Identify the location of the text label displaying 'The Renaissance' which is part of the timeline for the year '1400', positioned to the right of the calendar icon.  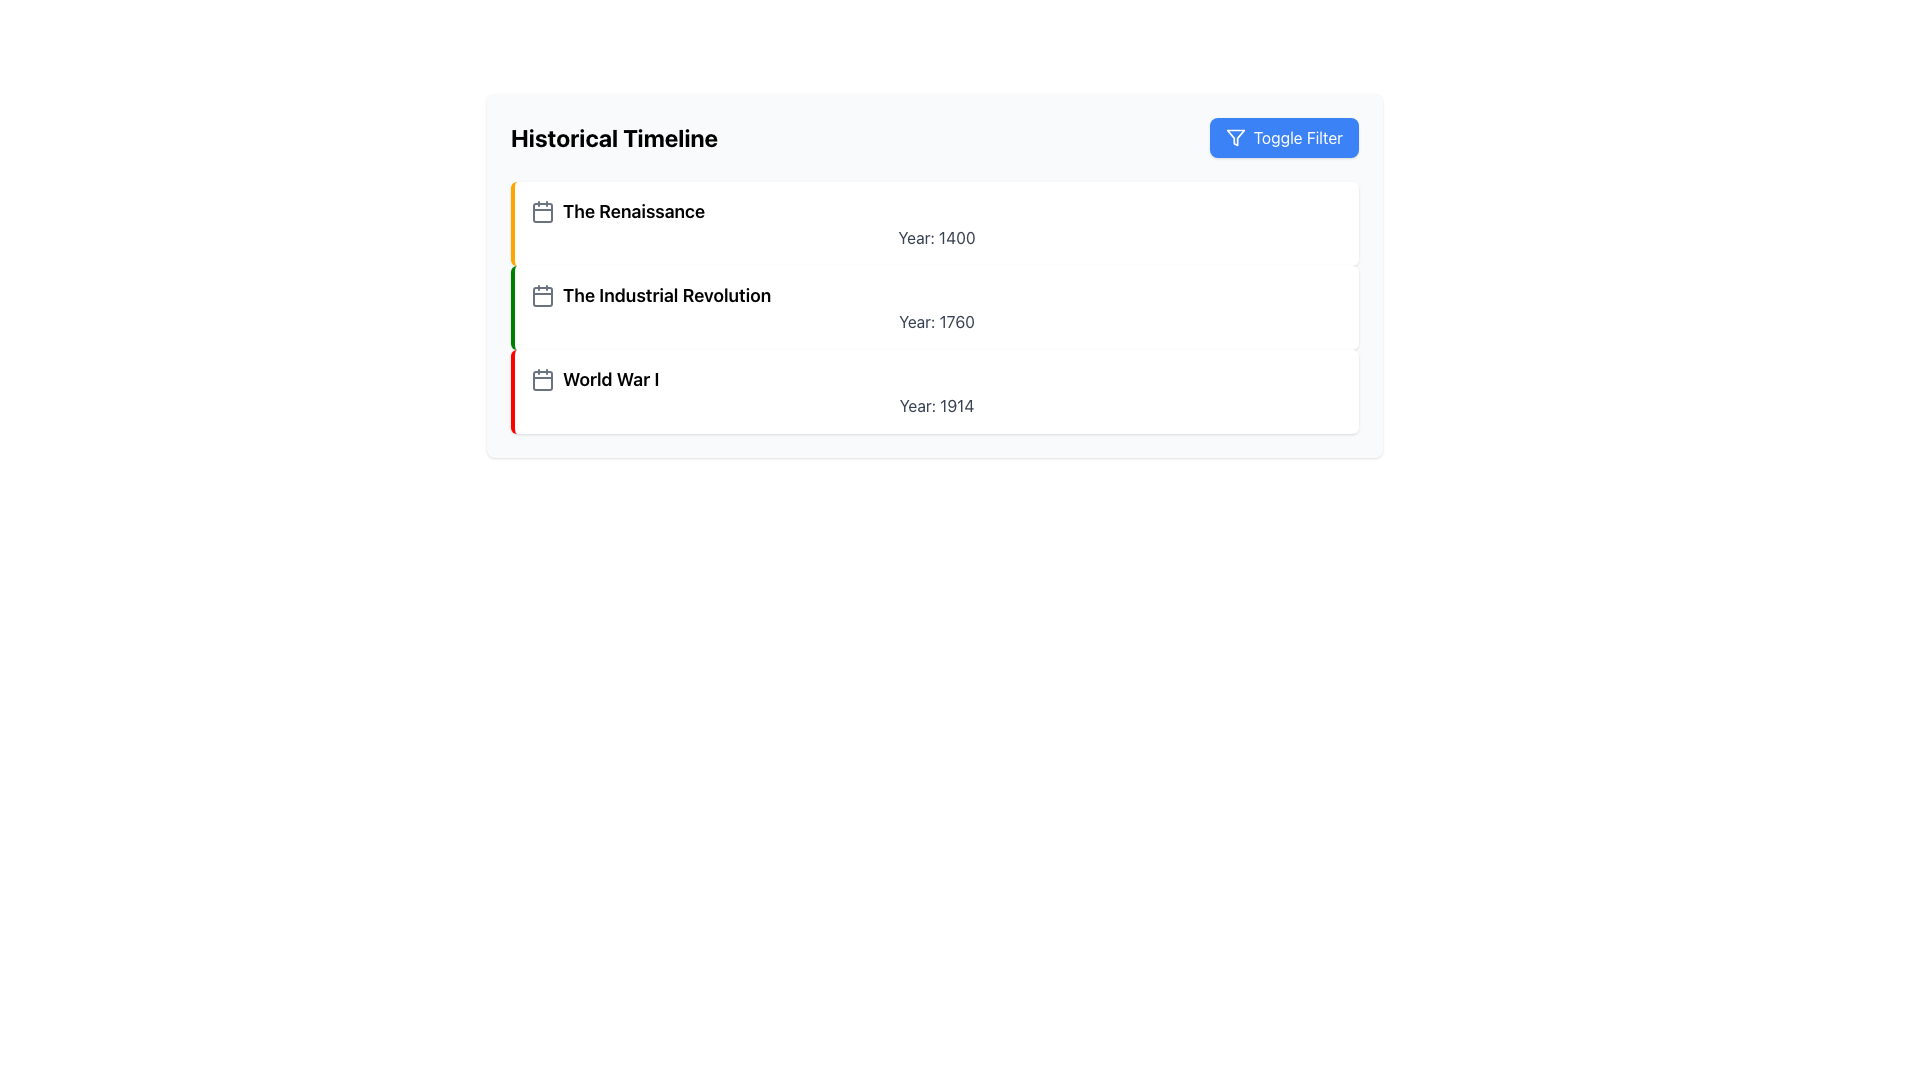
(633, 212).